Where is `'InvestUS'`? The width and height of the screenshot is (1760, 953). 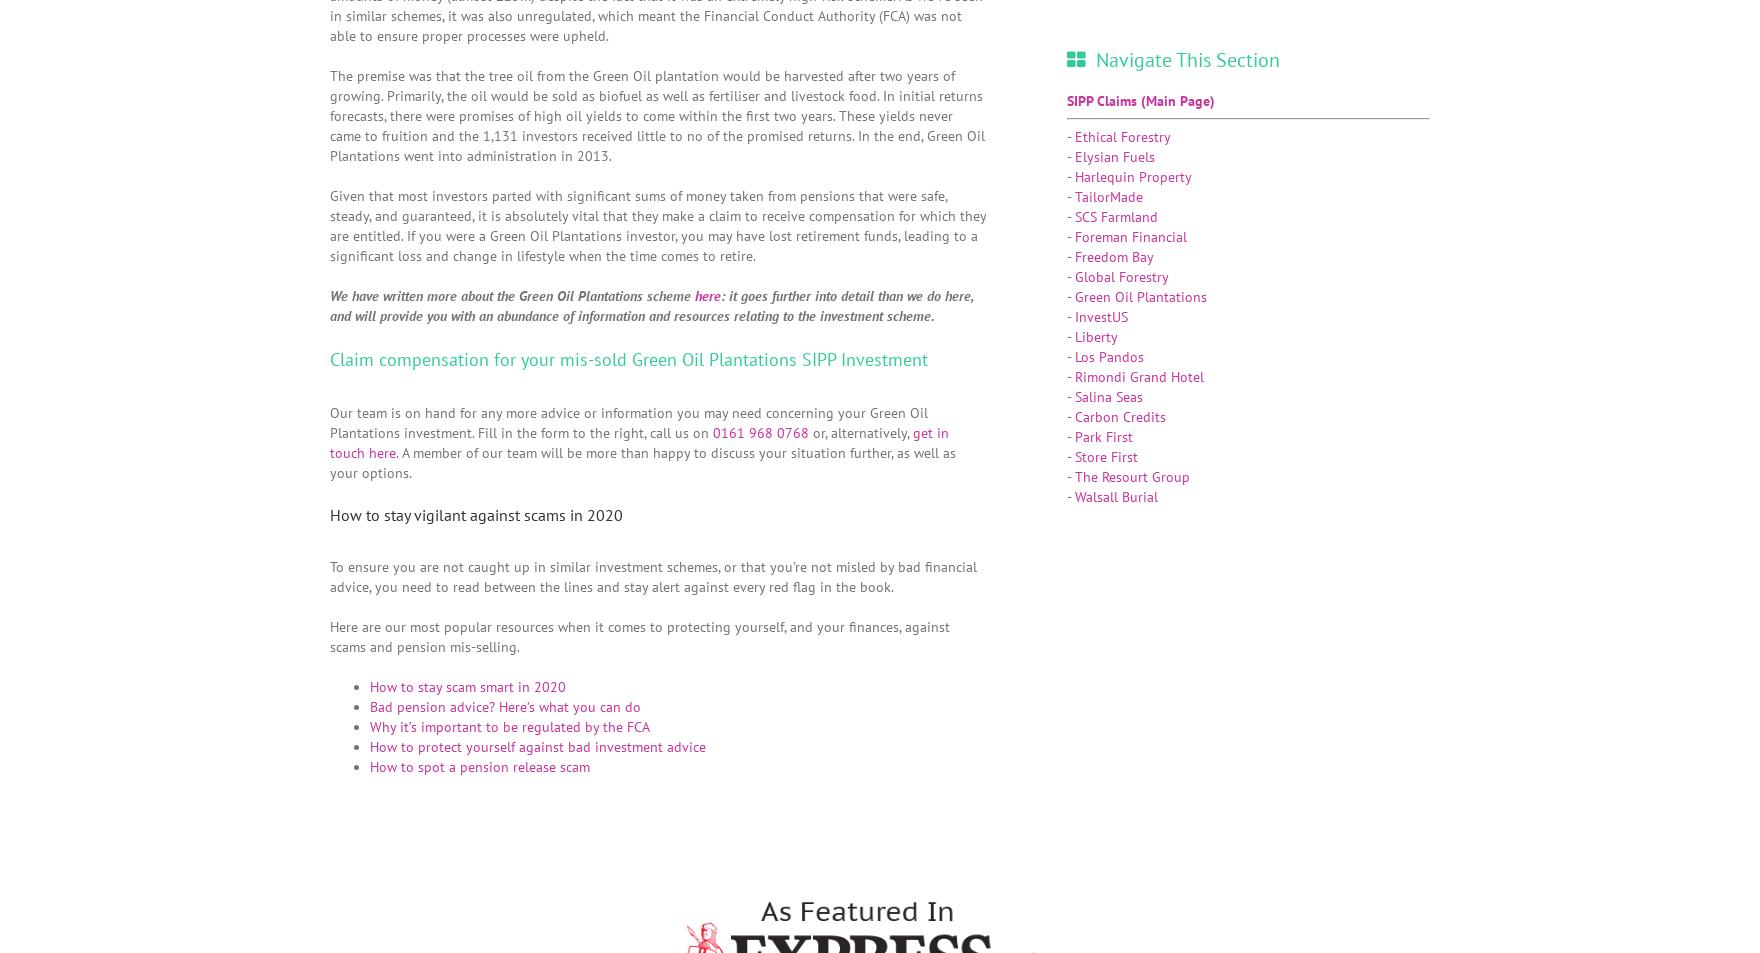
'InvestUS' is located at coordinates (1100, 315).